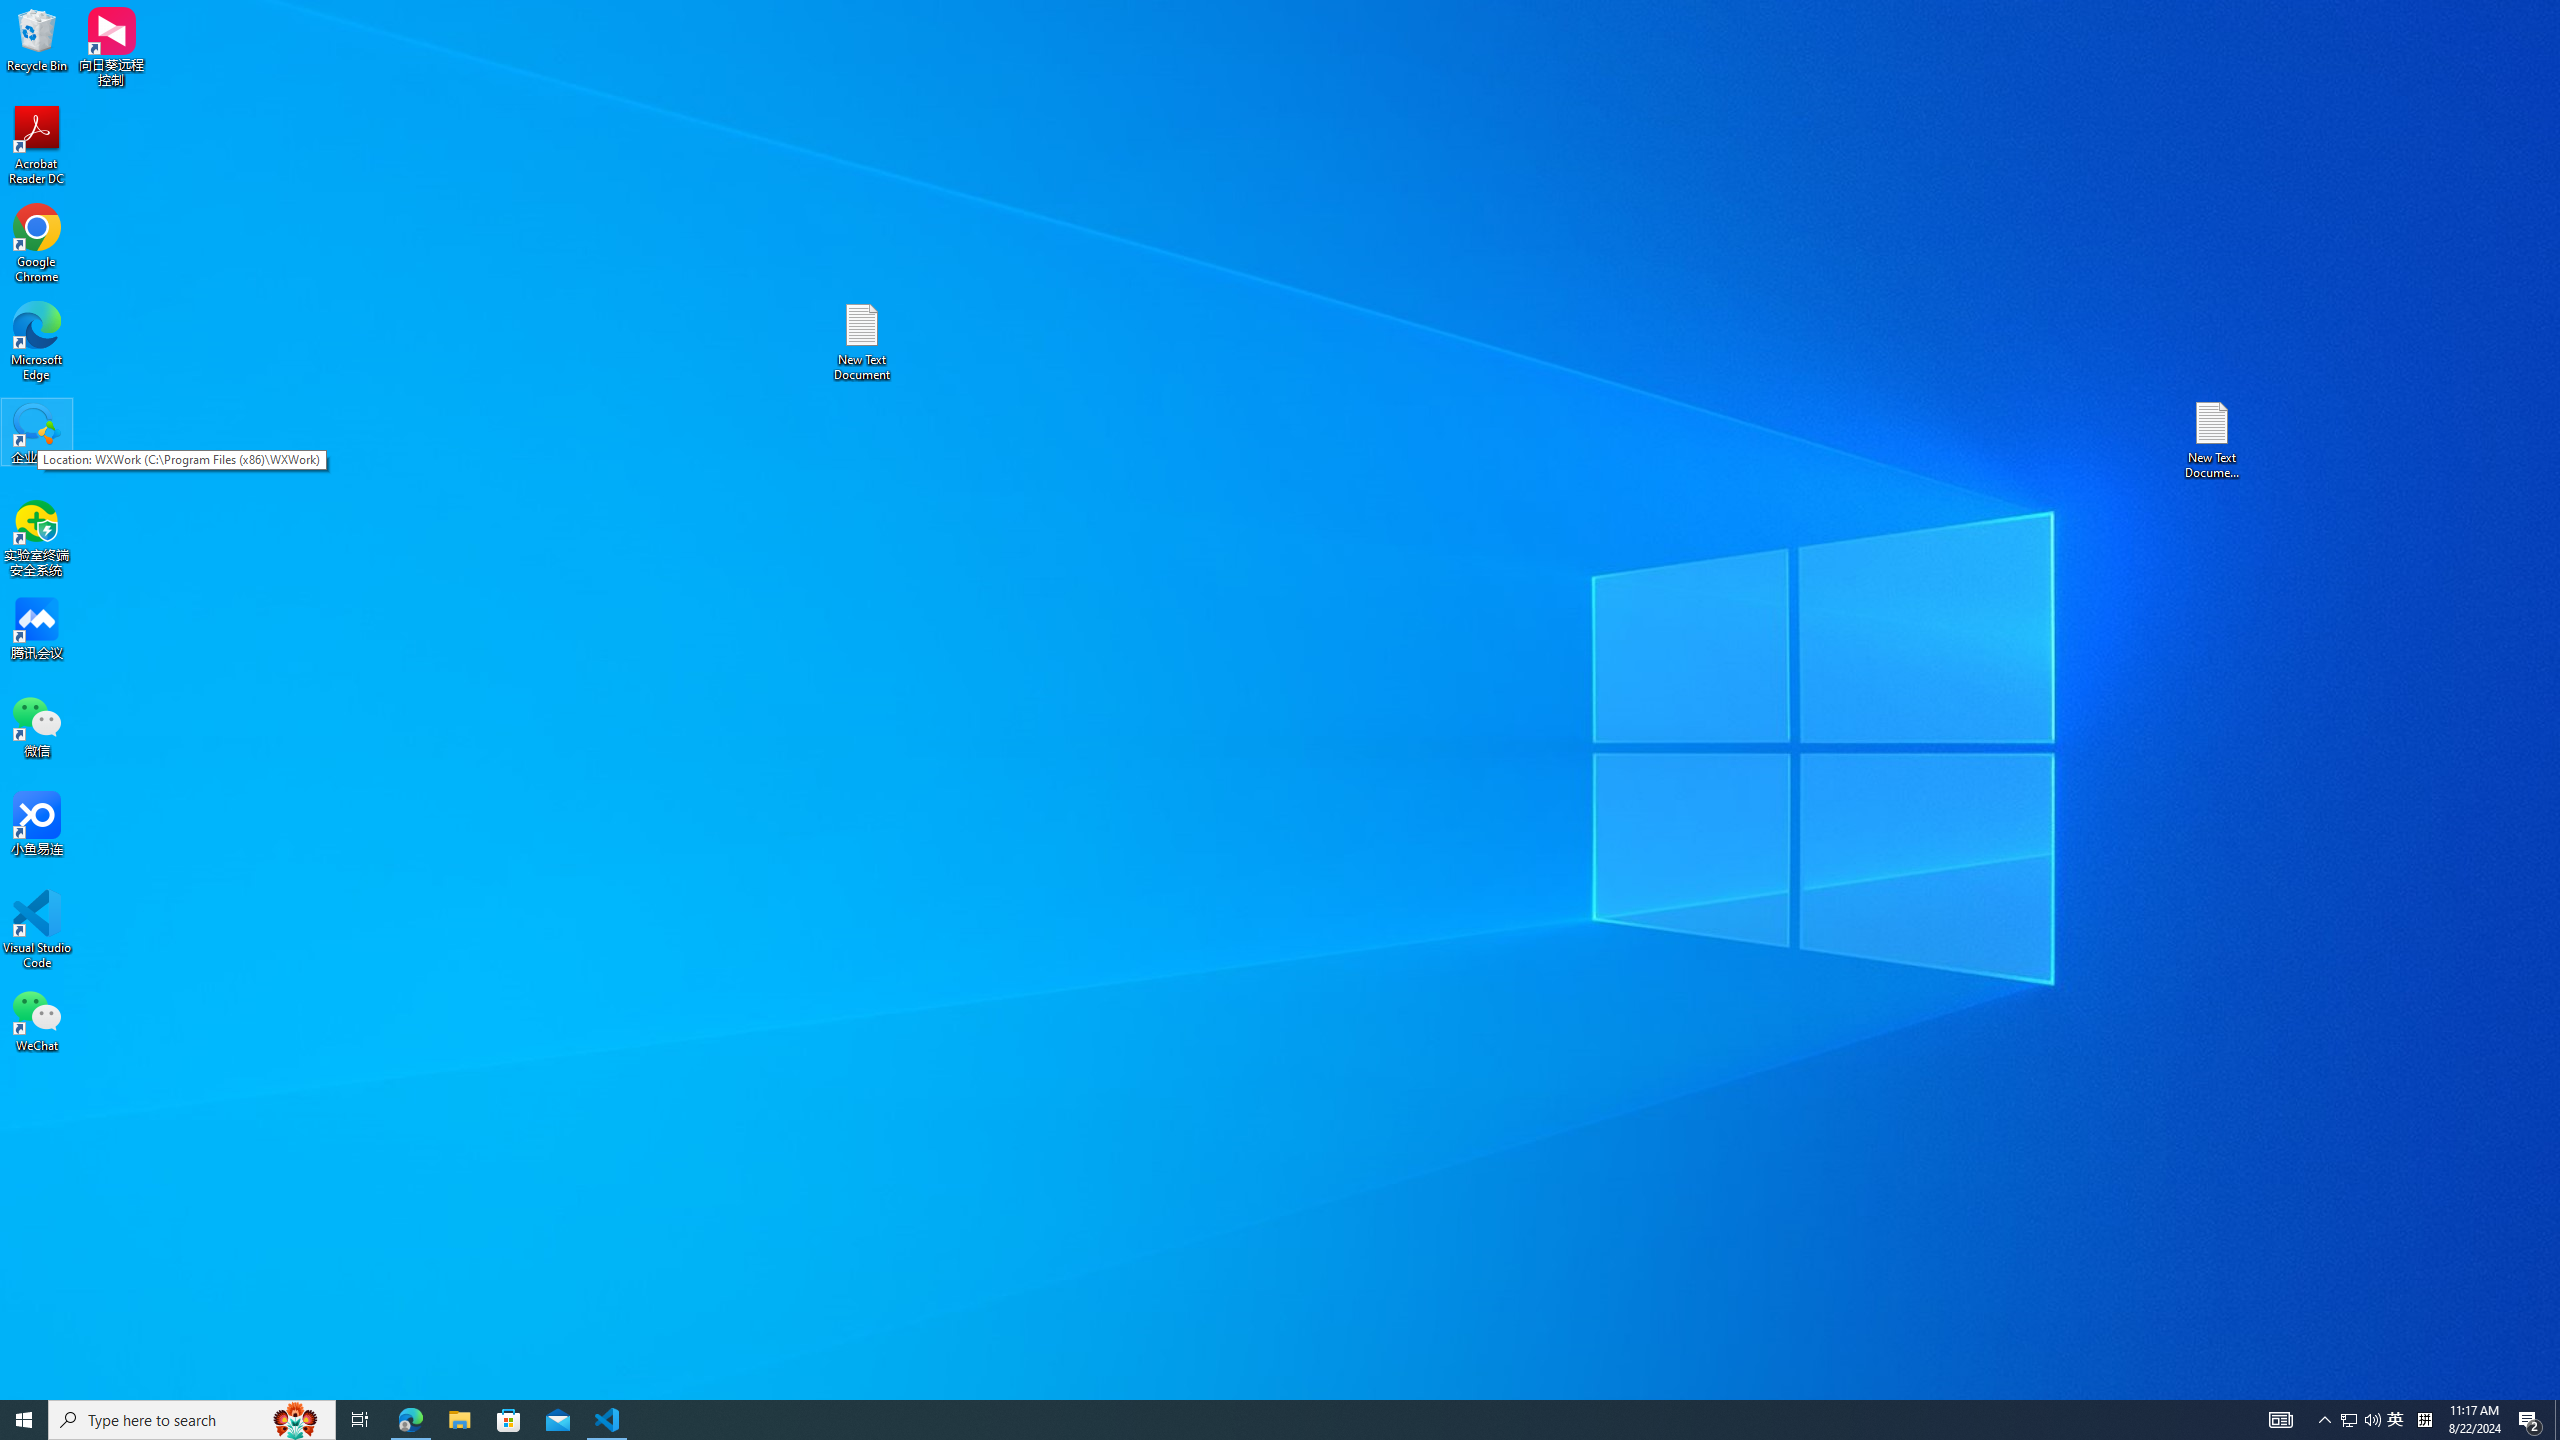 The image size is (2560, 1440). I want to click on 'Type here to search', so click(191, 1418).